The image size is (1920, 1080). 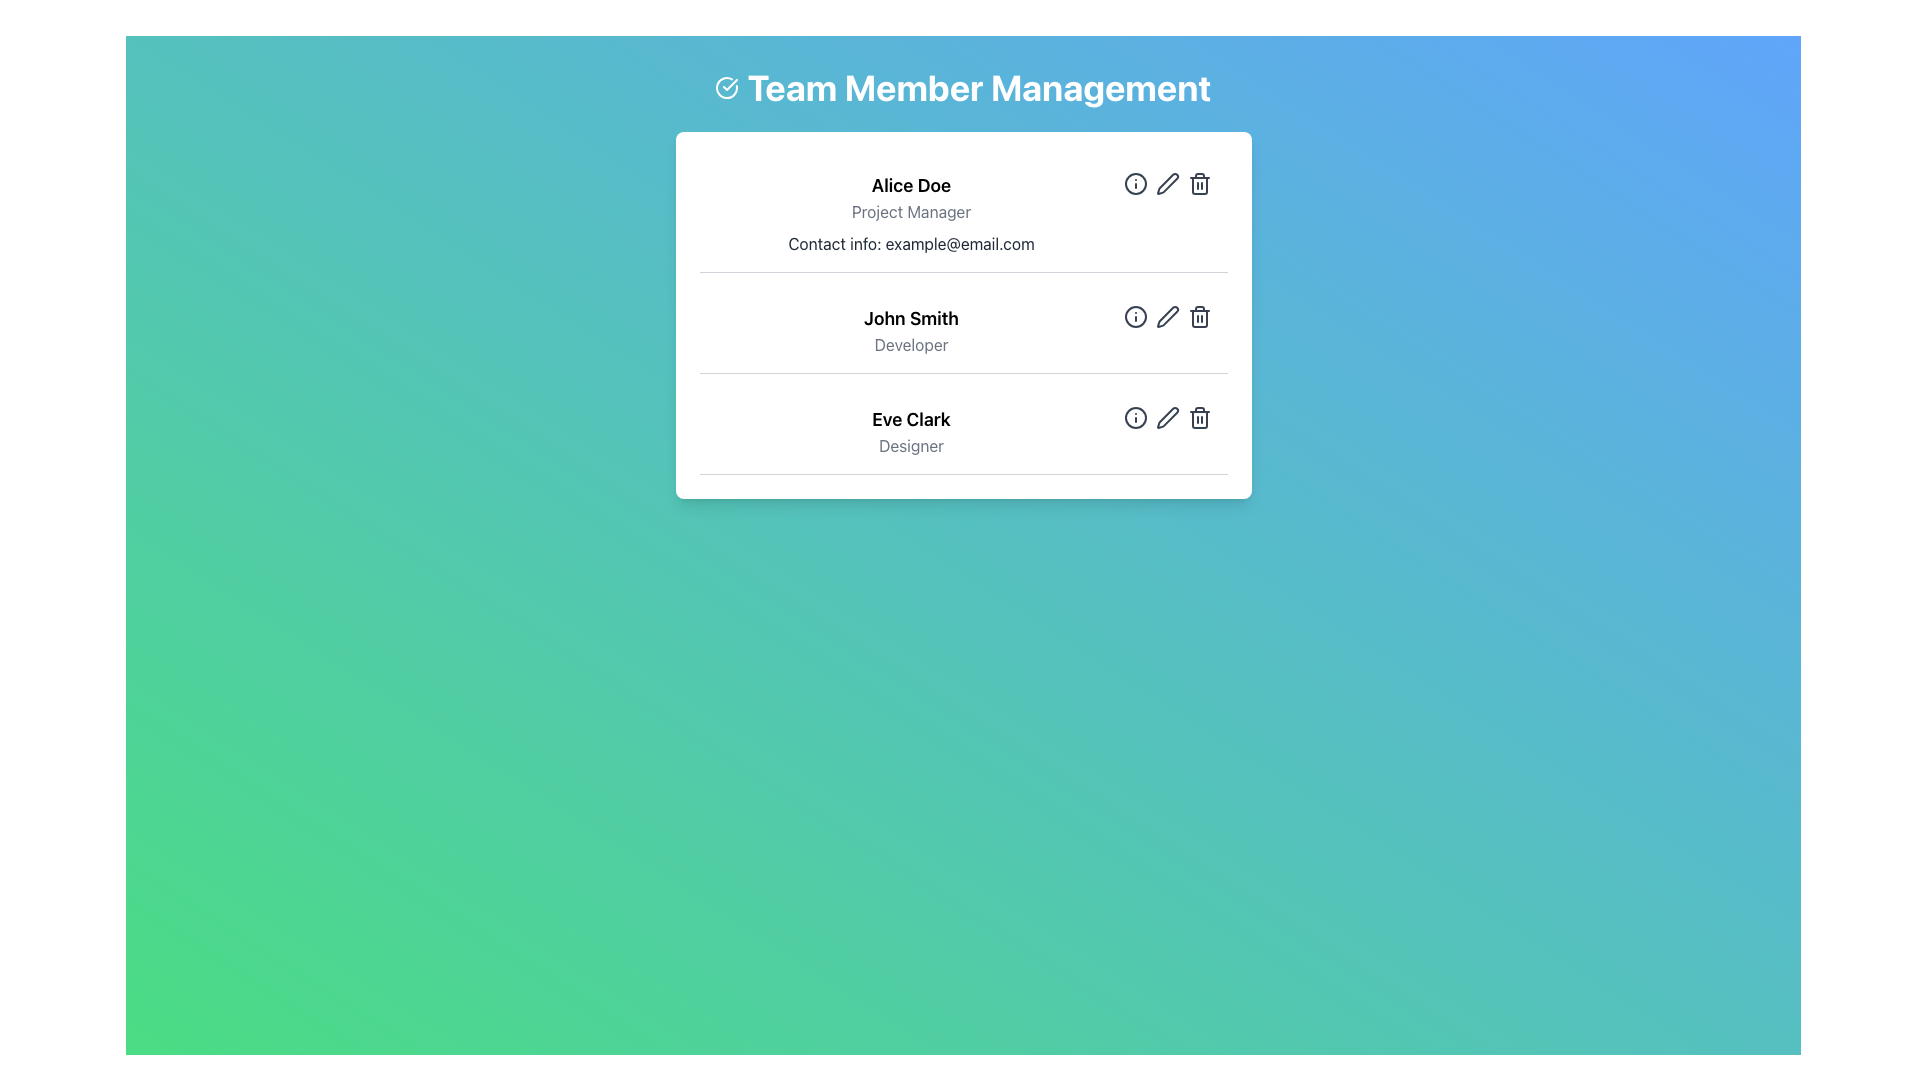 I want to click on the delete button on the far right of the actions associated with 'John Smith', so click(x=1199, y=315).